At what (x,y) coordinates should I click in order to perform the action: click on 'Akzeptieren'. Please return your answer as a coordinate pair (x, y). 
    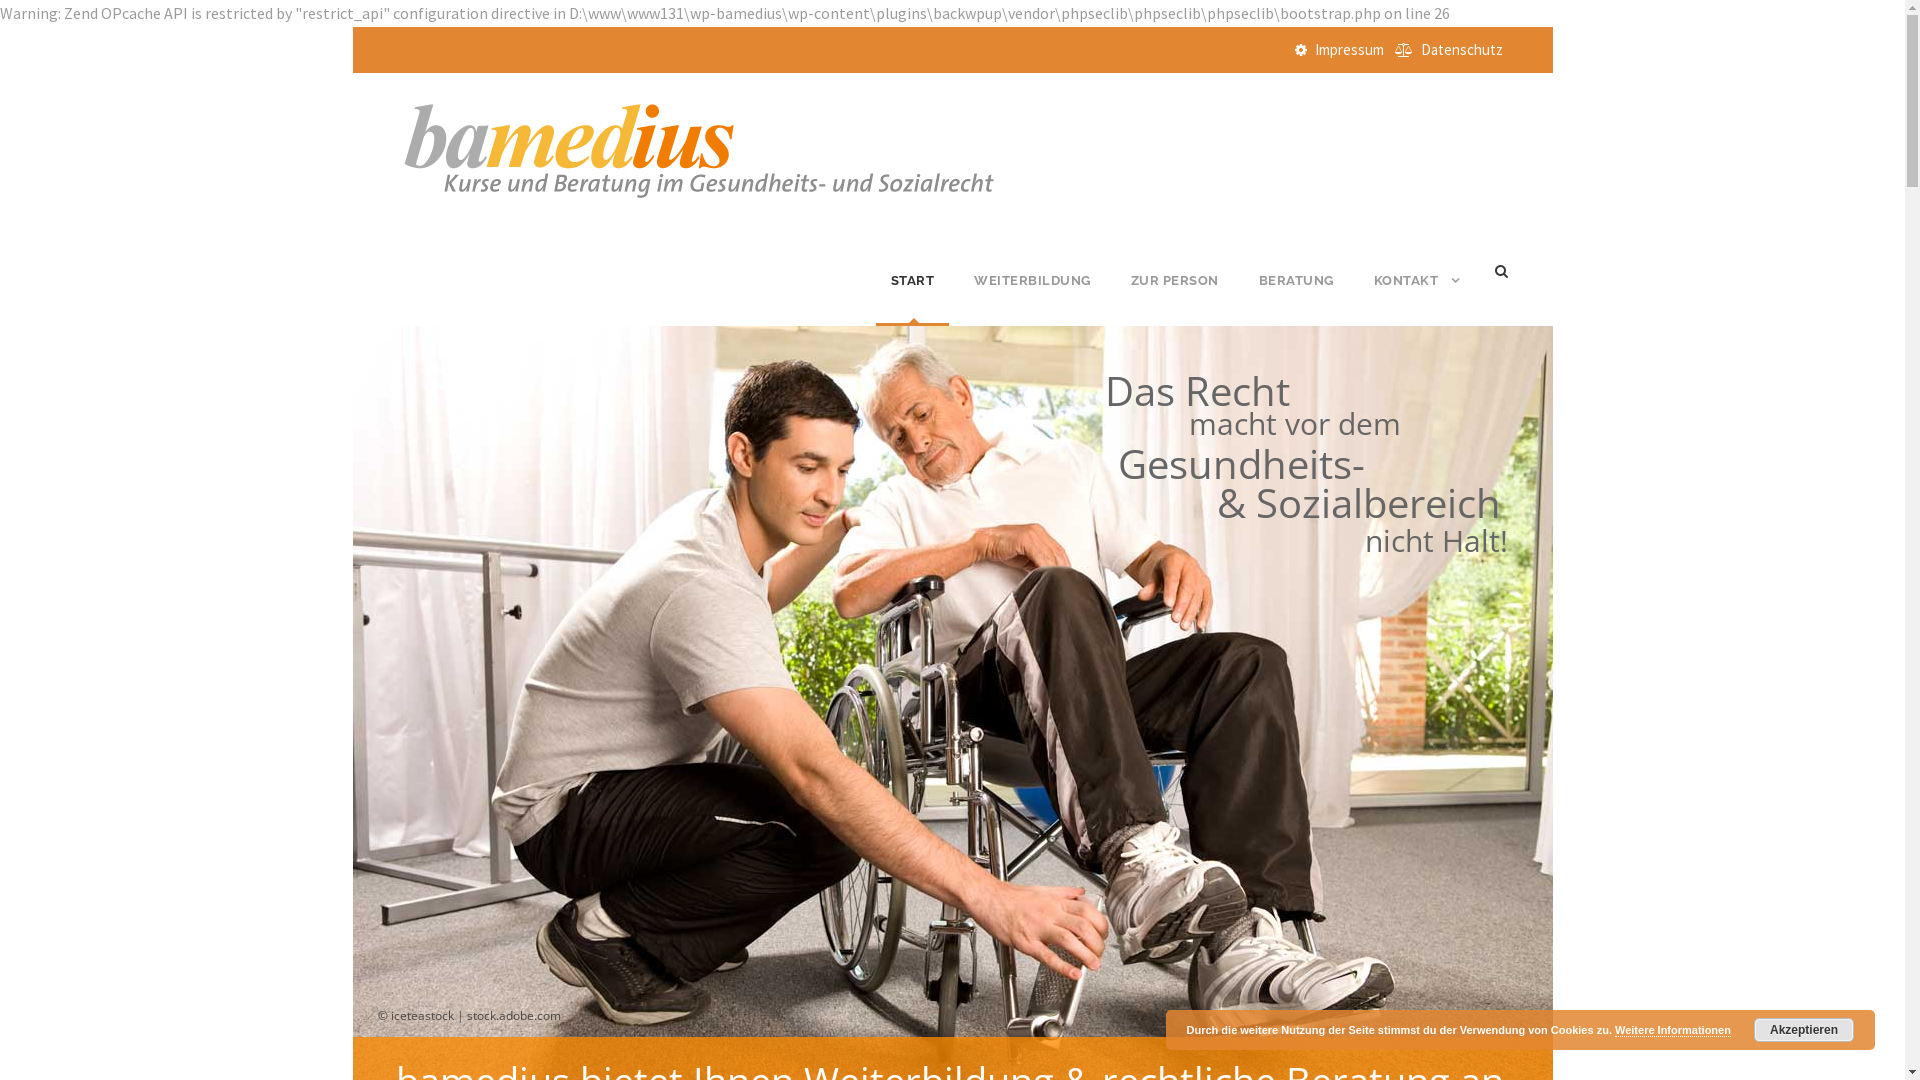
    Looking at the image, I should click on (1752, 1029).